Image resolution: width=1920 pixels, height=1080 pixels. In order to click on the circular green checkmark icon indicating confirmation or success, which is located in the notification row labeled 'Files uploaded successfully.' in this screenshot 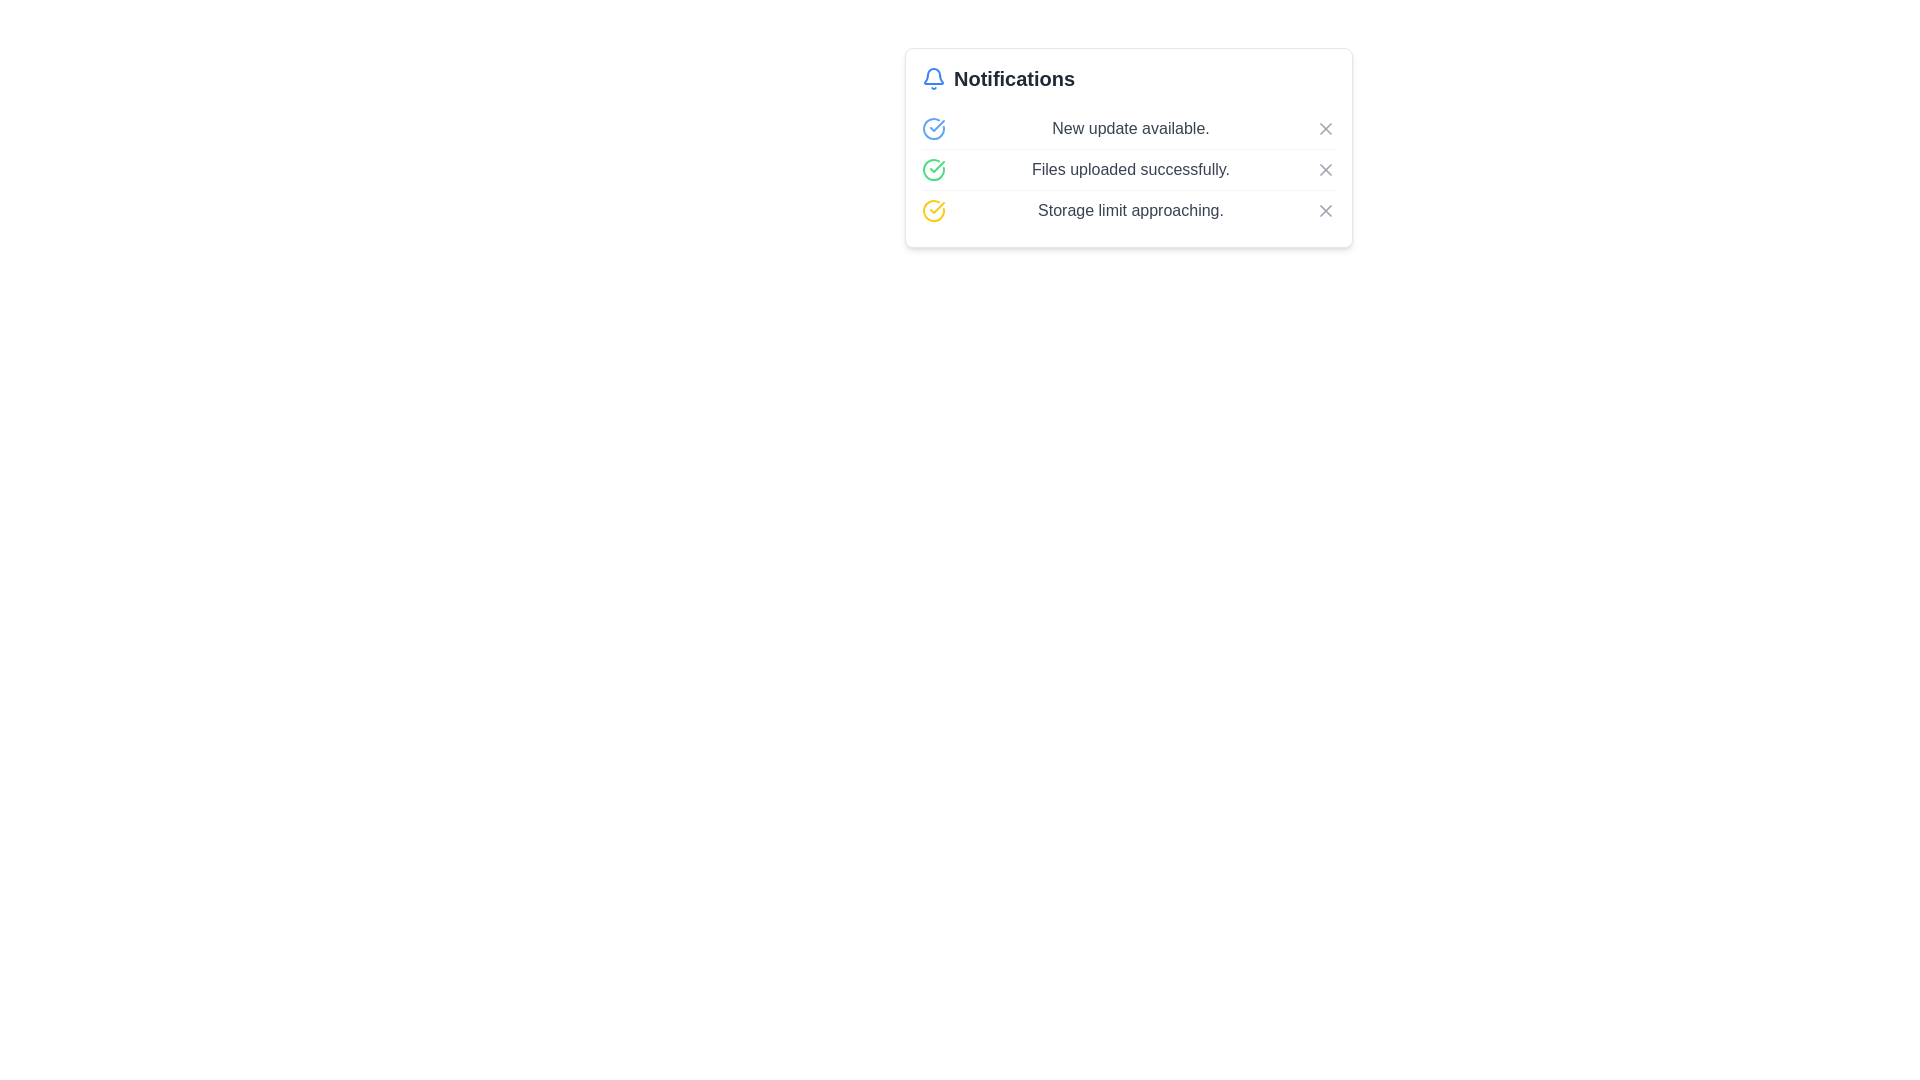, I will do `click(933, 168)`.